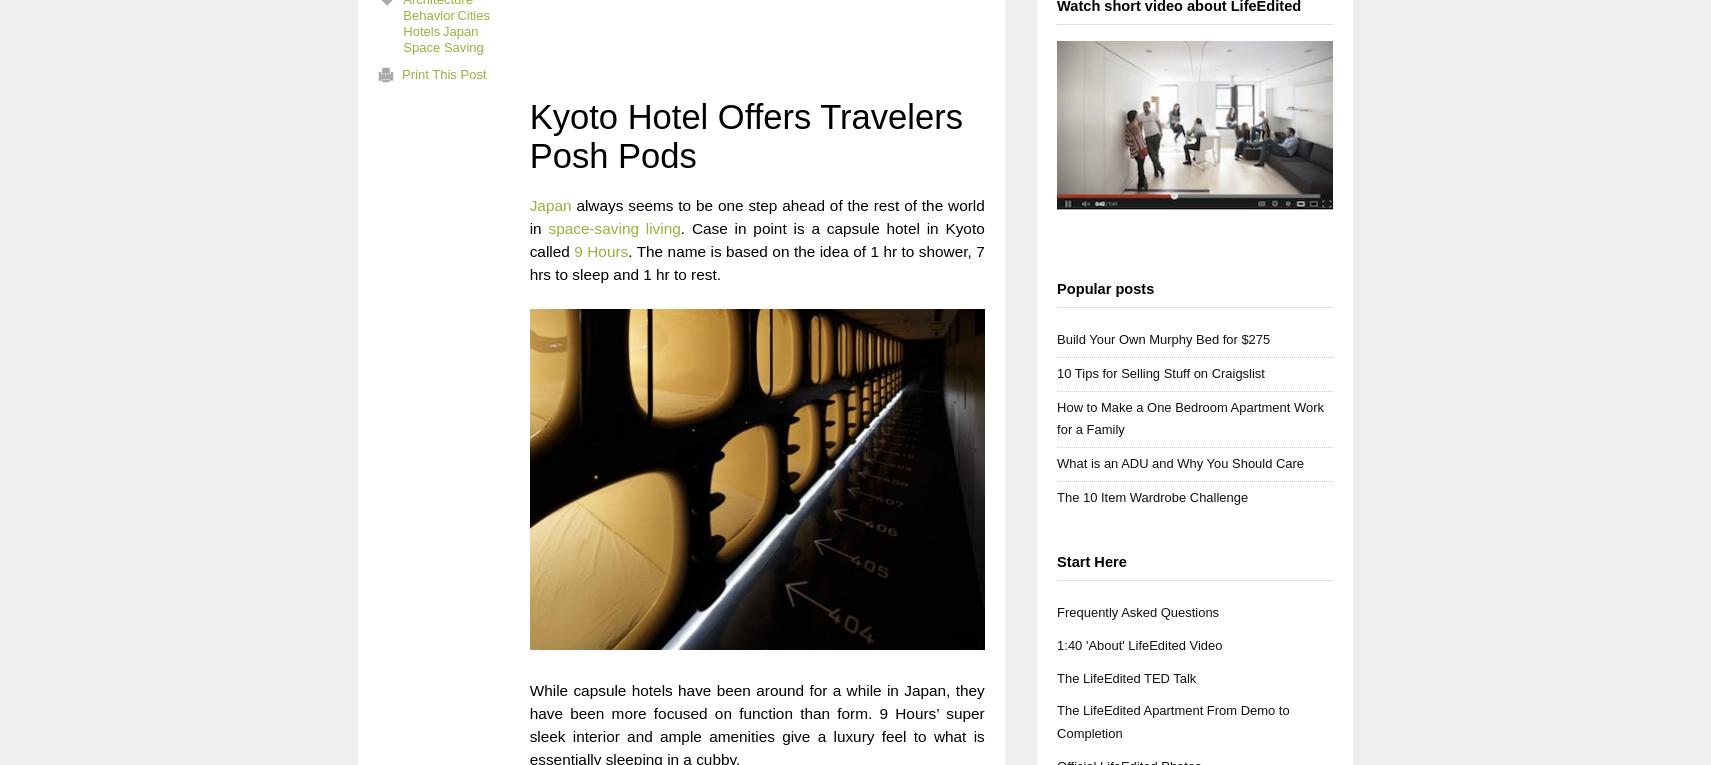 The width and height of the screenshot is (1711, 765). Describe the element at coordinates (744, 136) in the screenshot. I see `'Kyoto Hotel Offers Travelers Posh Pods'` at that location.